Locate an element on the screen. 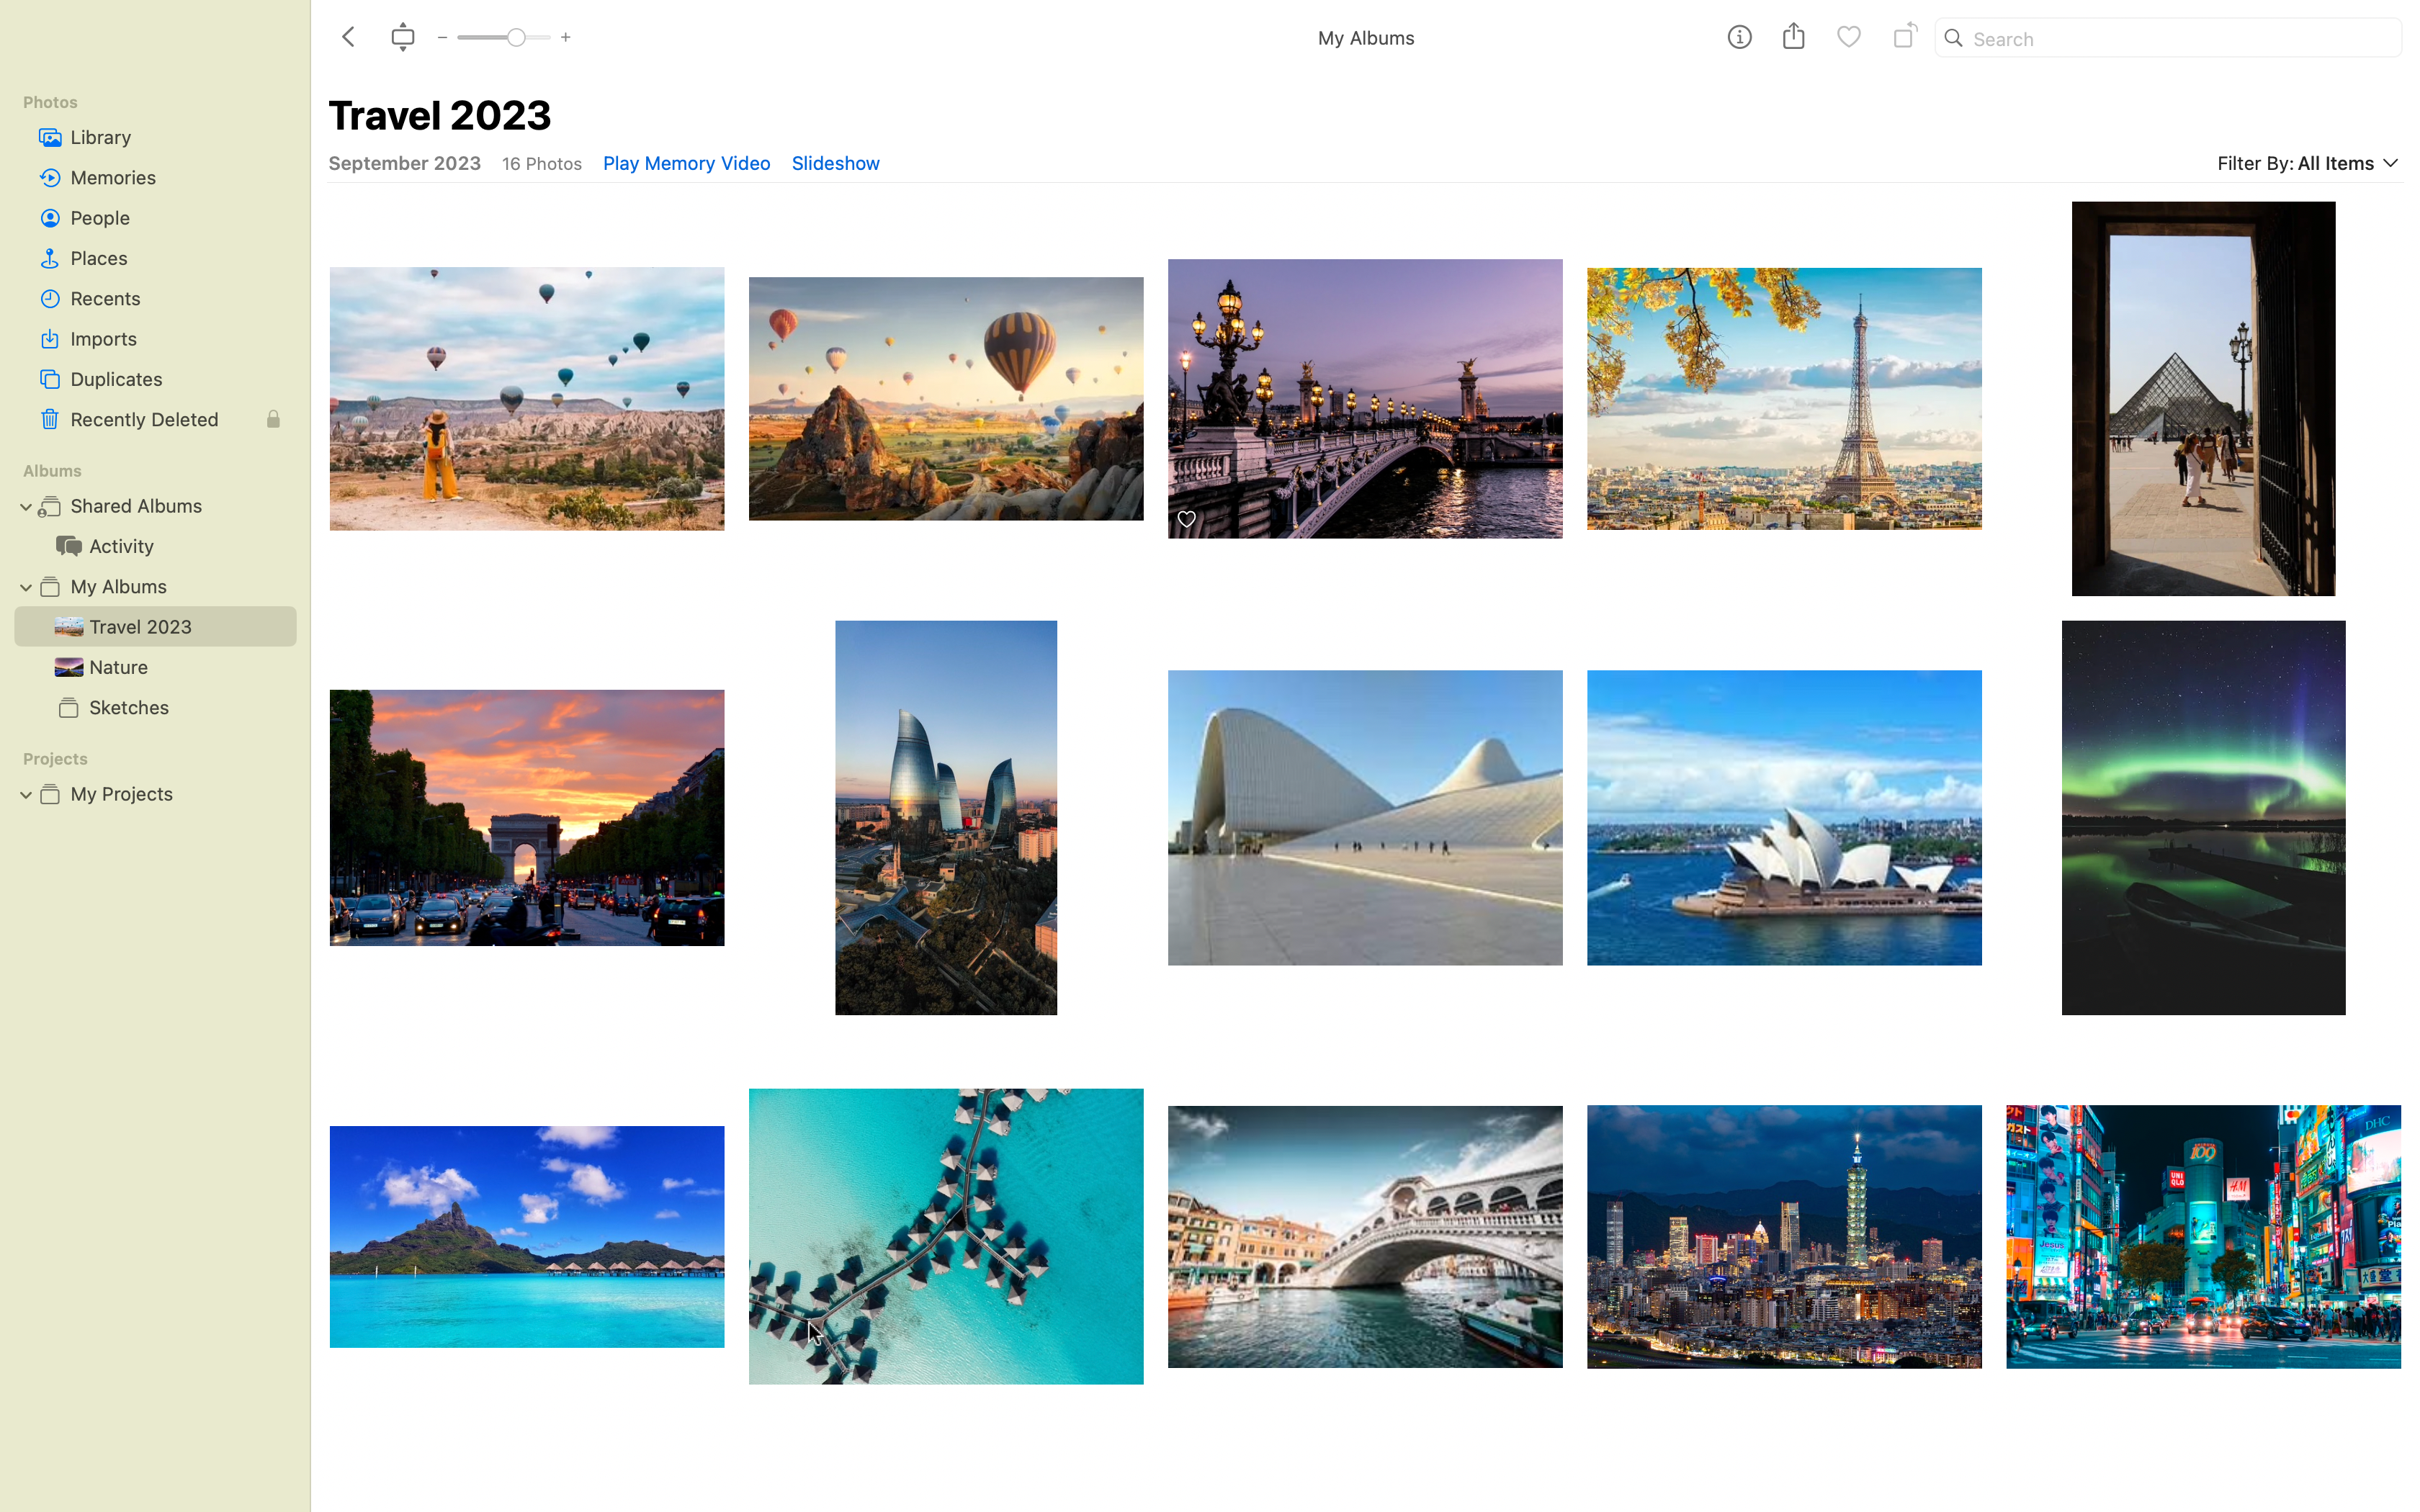 Image resolution: width=2420 pixels, height=1512 pixels. Spin Eiffel Tower Picture 360 degrees is located at coordinates (1783, 387).